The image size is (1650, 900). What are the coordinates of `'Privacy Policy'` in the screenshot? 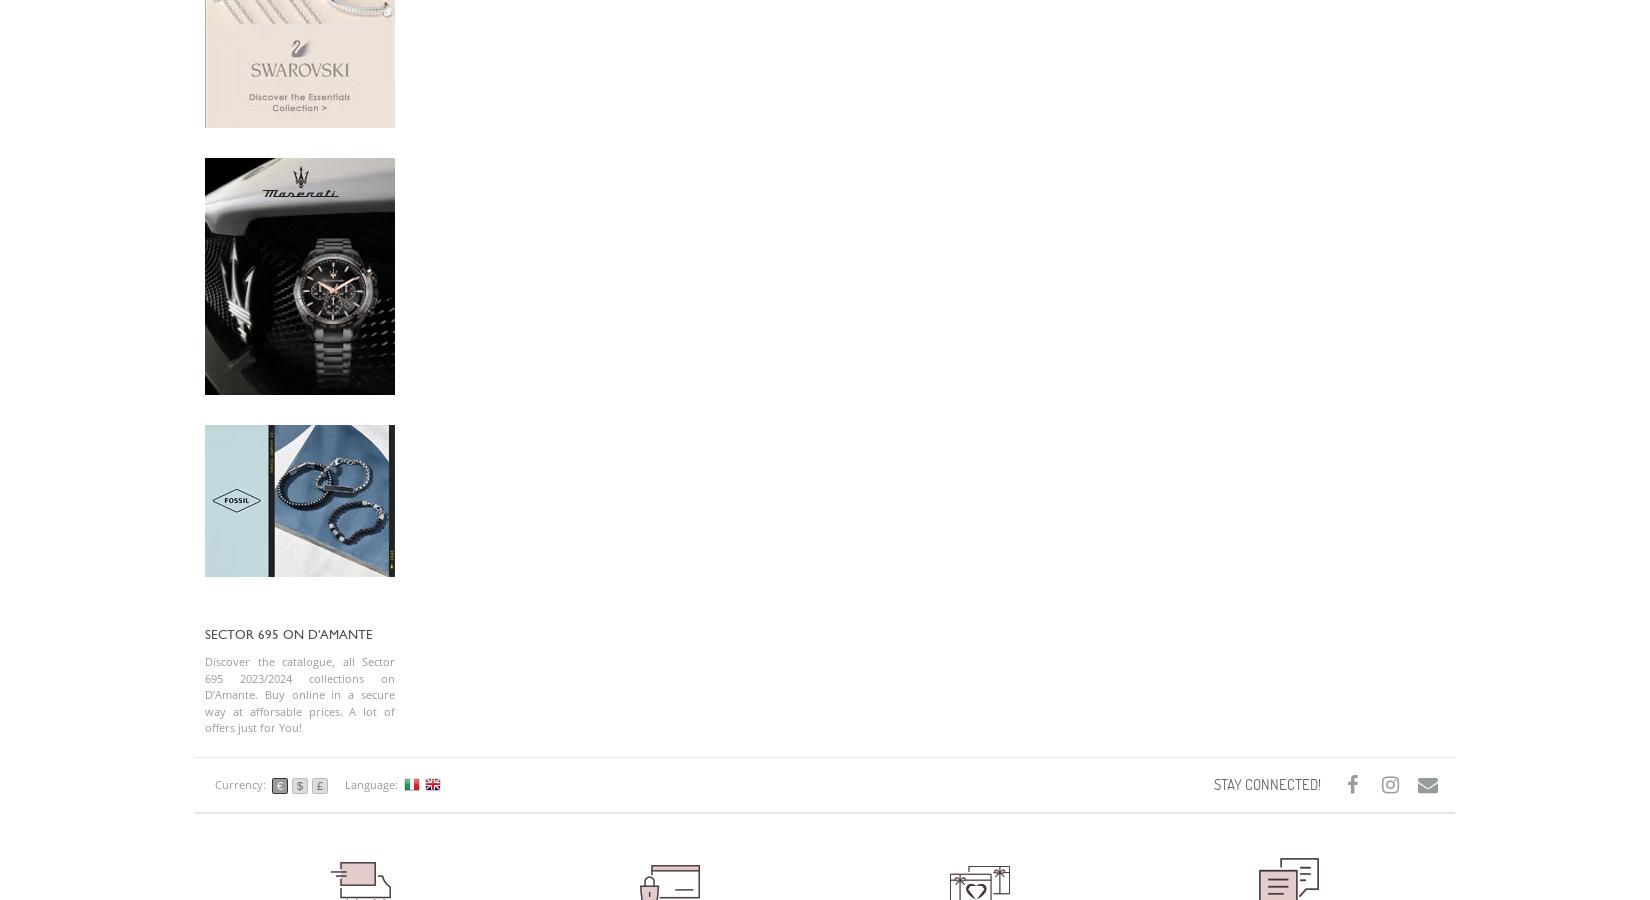 It's located at (204, 179).